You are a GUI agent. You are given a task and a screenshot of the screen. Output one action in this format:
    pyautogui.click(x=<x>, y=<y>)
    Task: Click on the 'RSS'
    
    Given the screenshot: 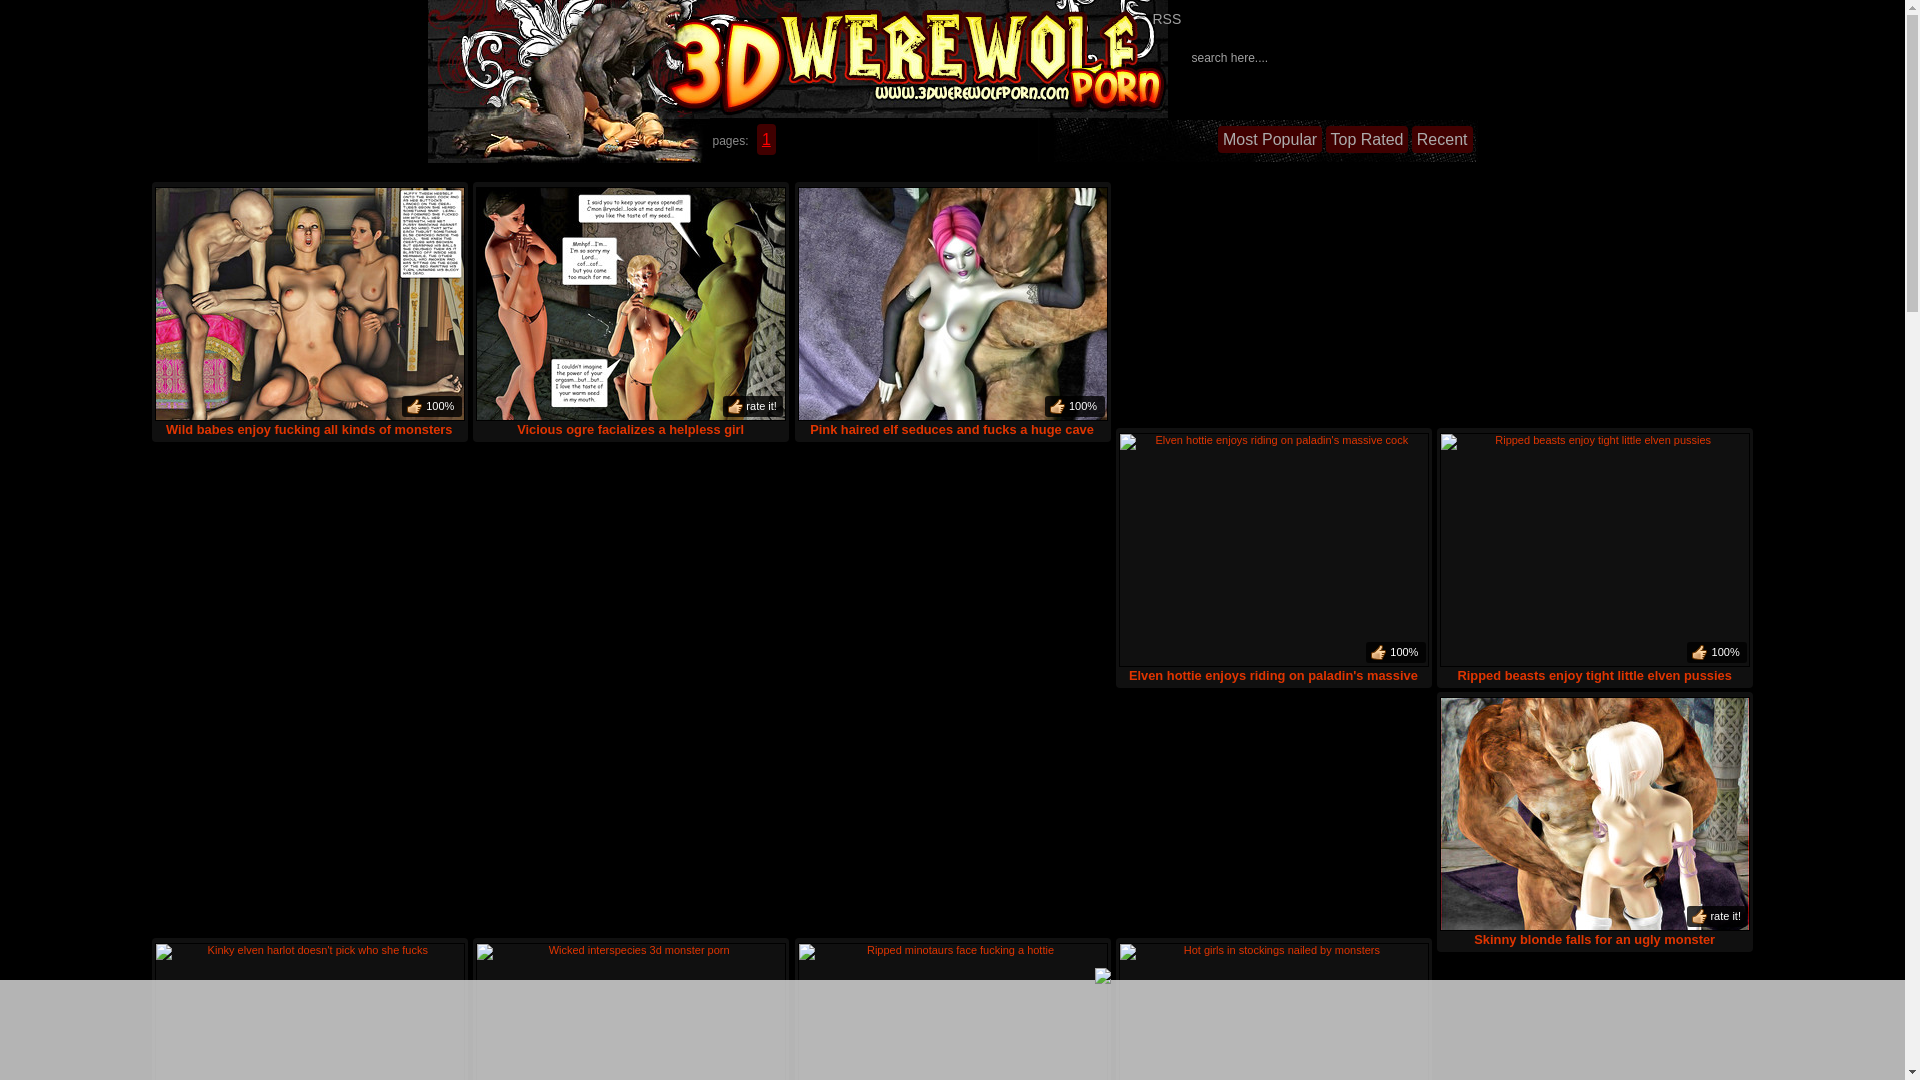 What is the action you would take?
    pyautogui.click(x=1179, y=19)
    